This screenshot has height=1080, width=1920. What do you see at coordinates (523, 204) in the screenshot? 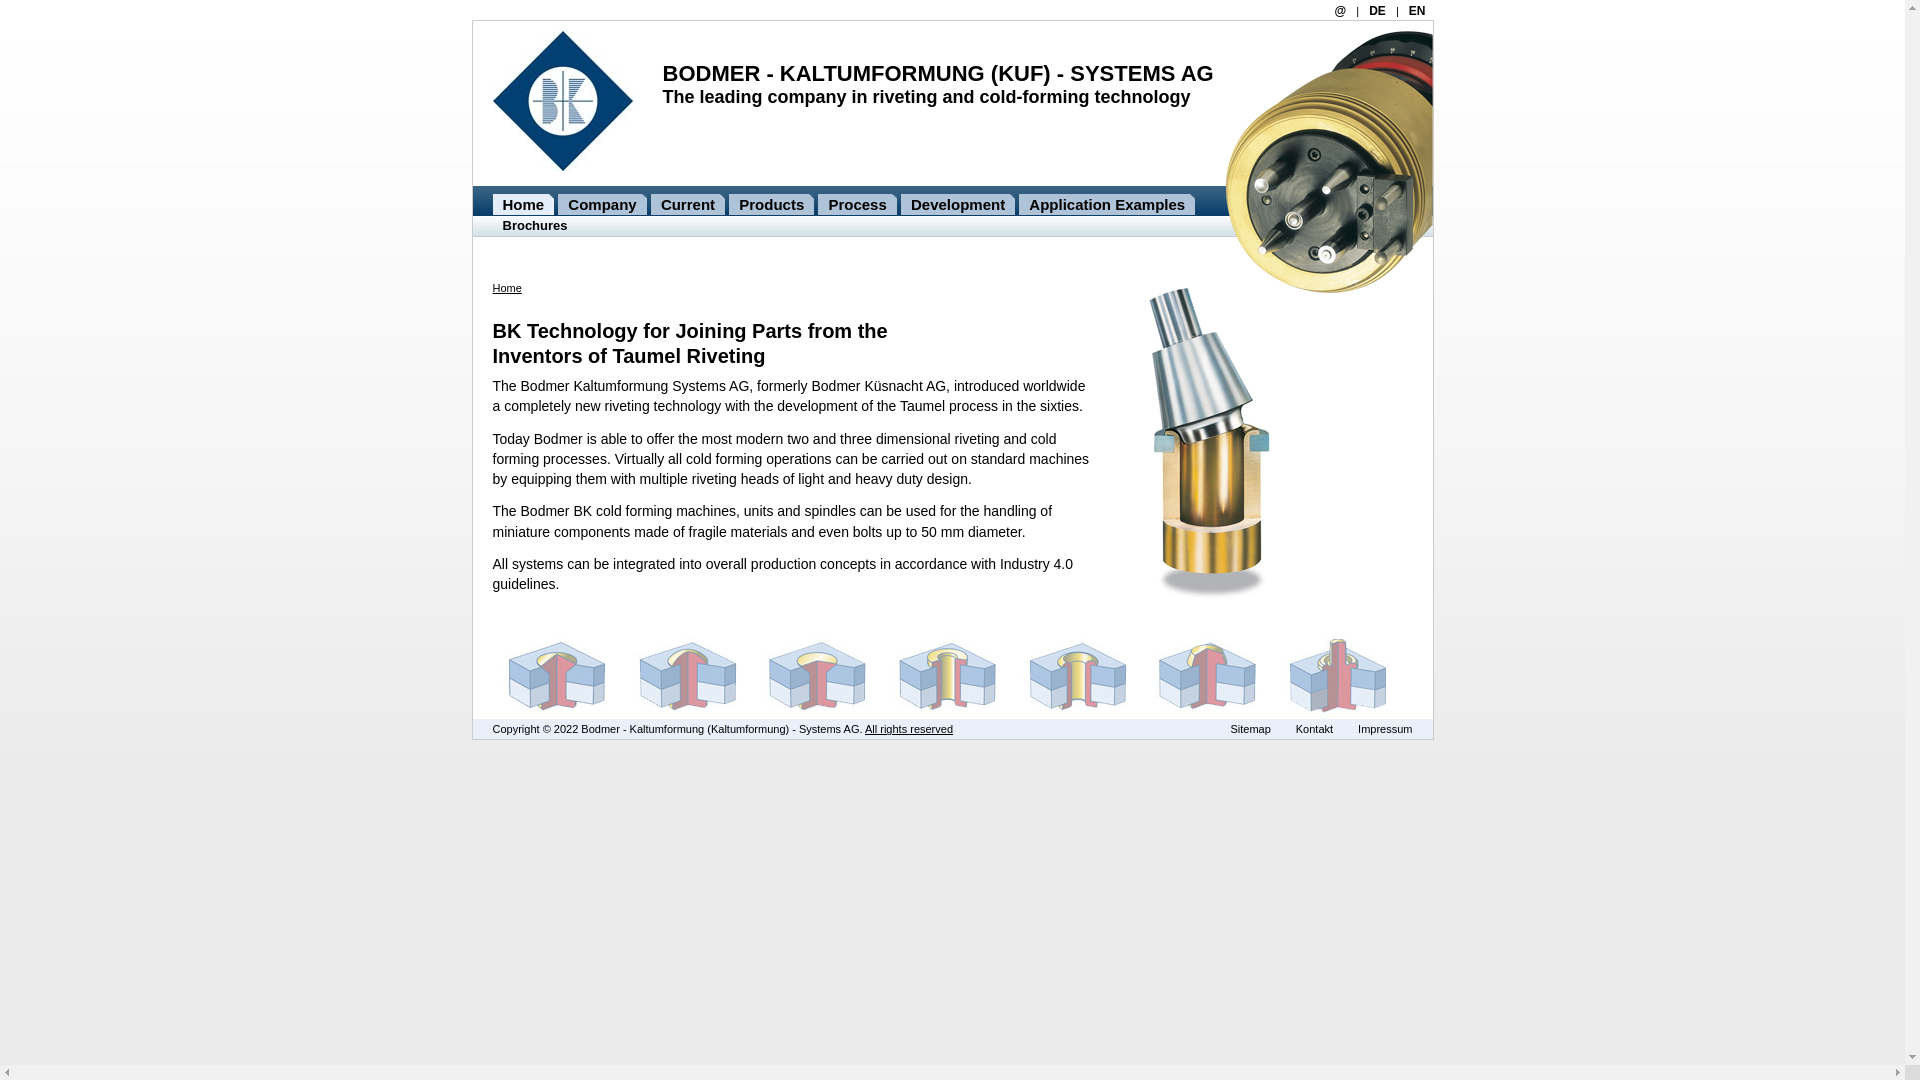
I see `'Home'` at bounding box center [523, 204].